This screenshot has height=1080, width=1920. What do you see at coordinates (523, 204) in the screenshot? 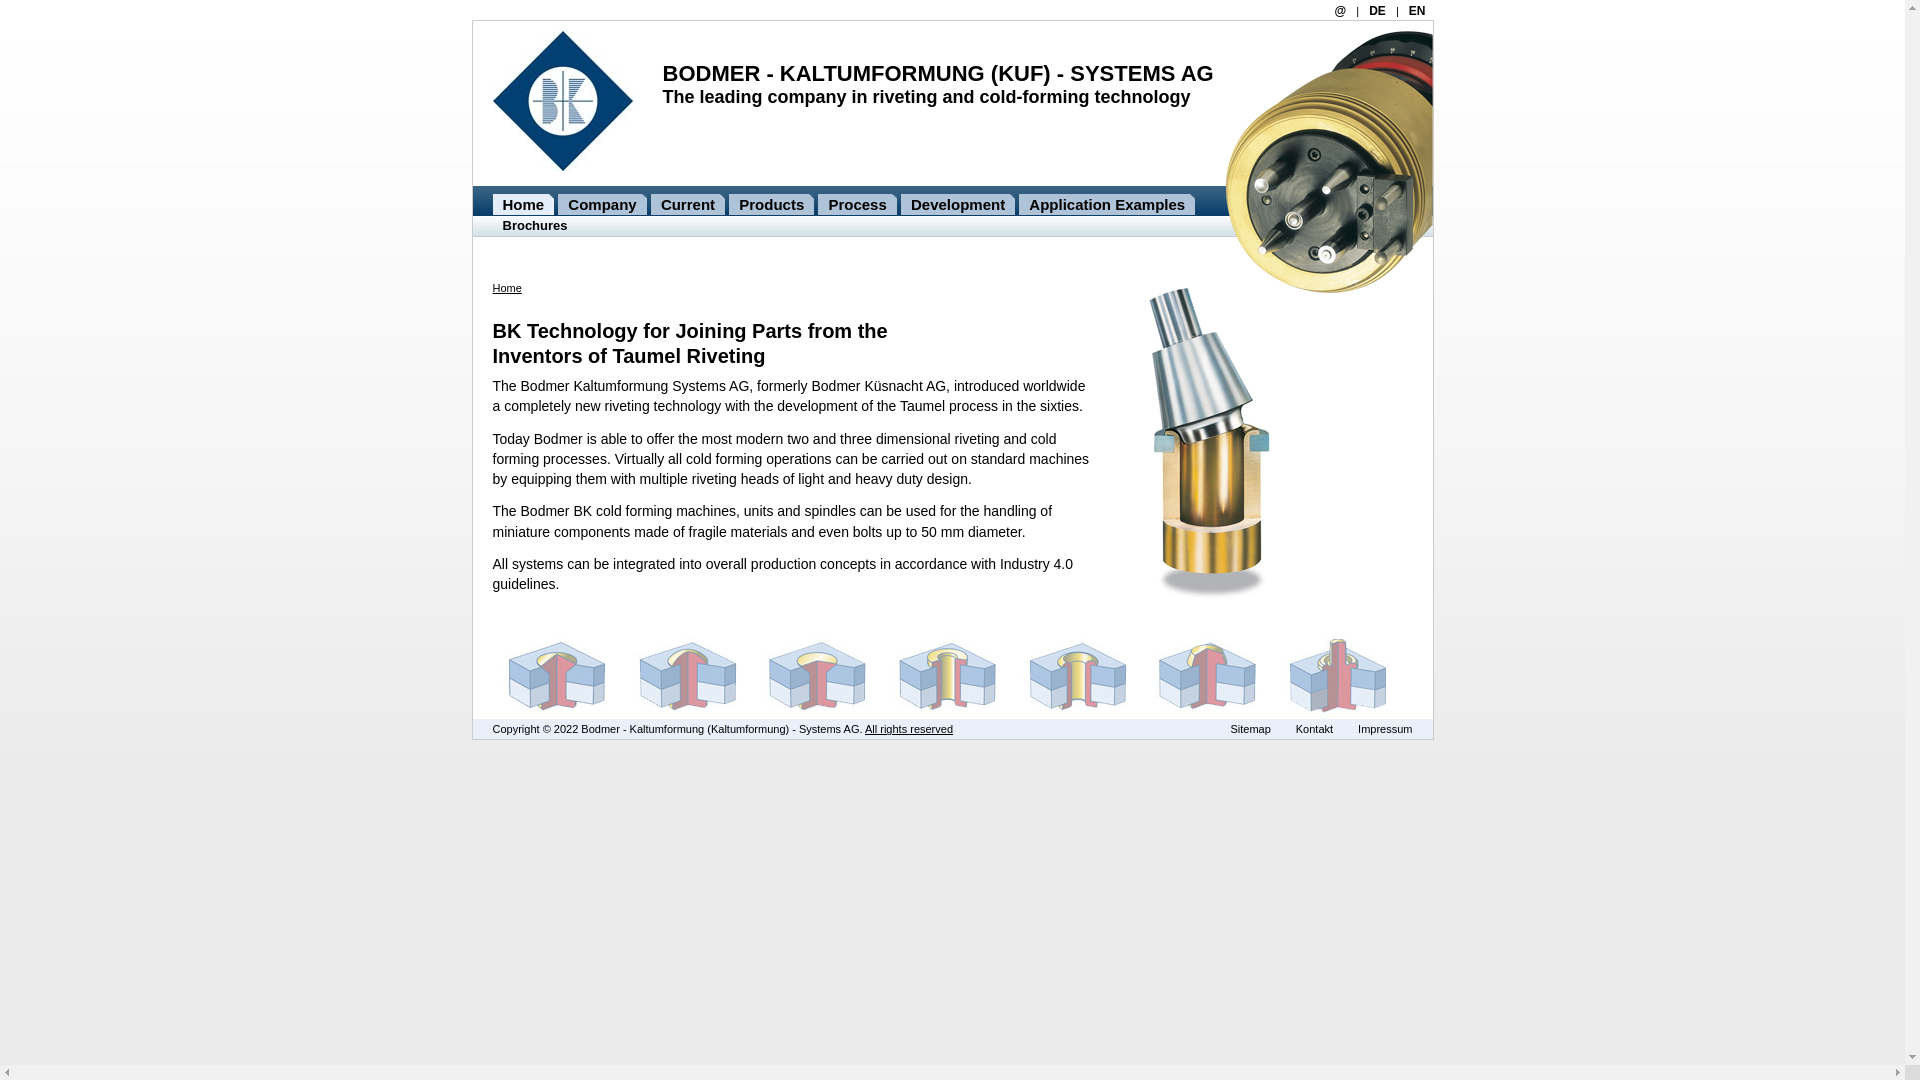
I see `'Home'` at bounding box center [523, 204].